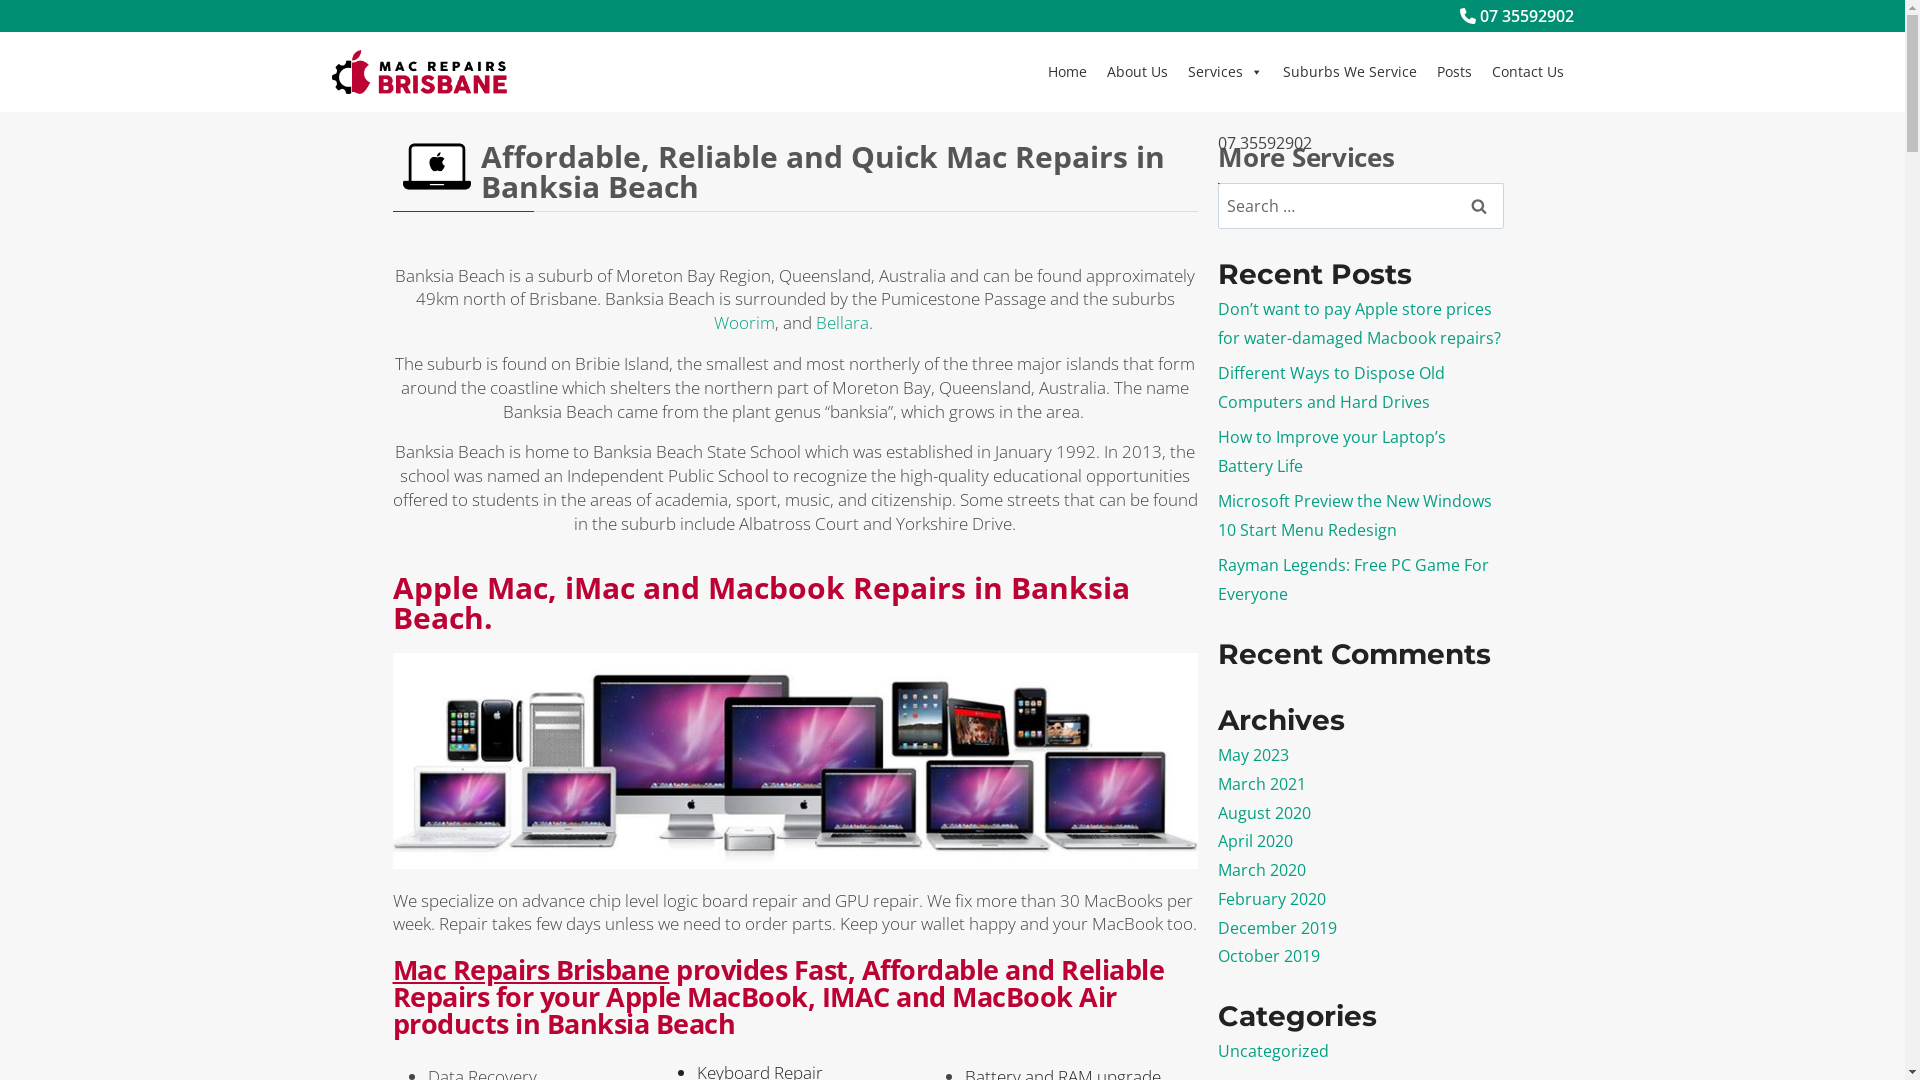 The width and height of the screenshot is (1920, 1080). I want to click on 'August 2020', so click(1217, 813).